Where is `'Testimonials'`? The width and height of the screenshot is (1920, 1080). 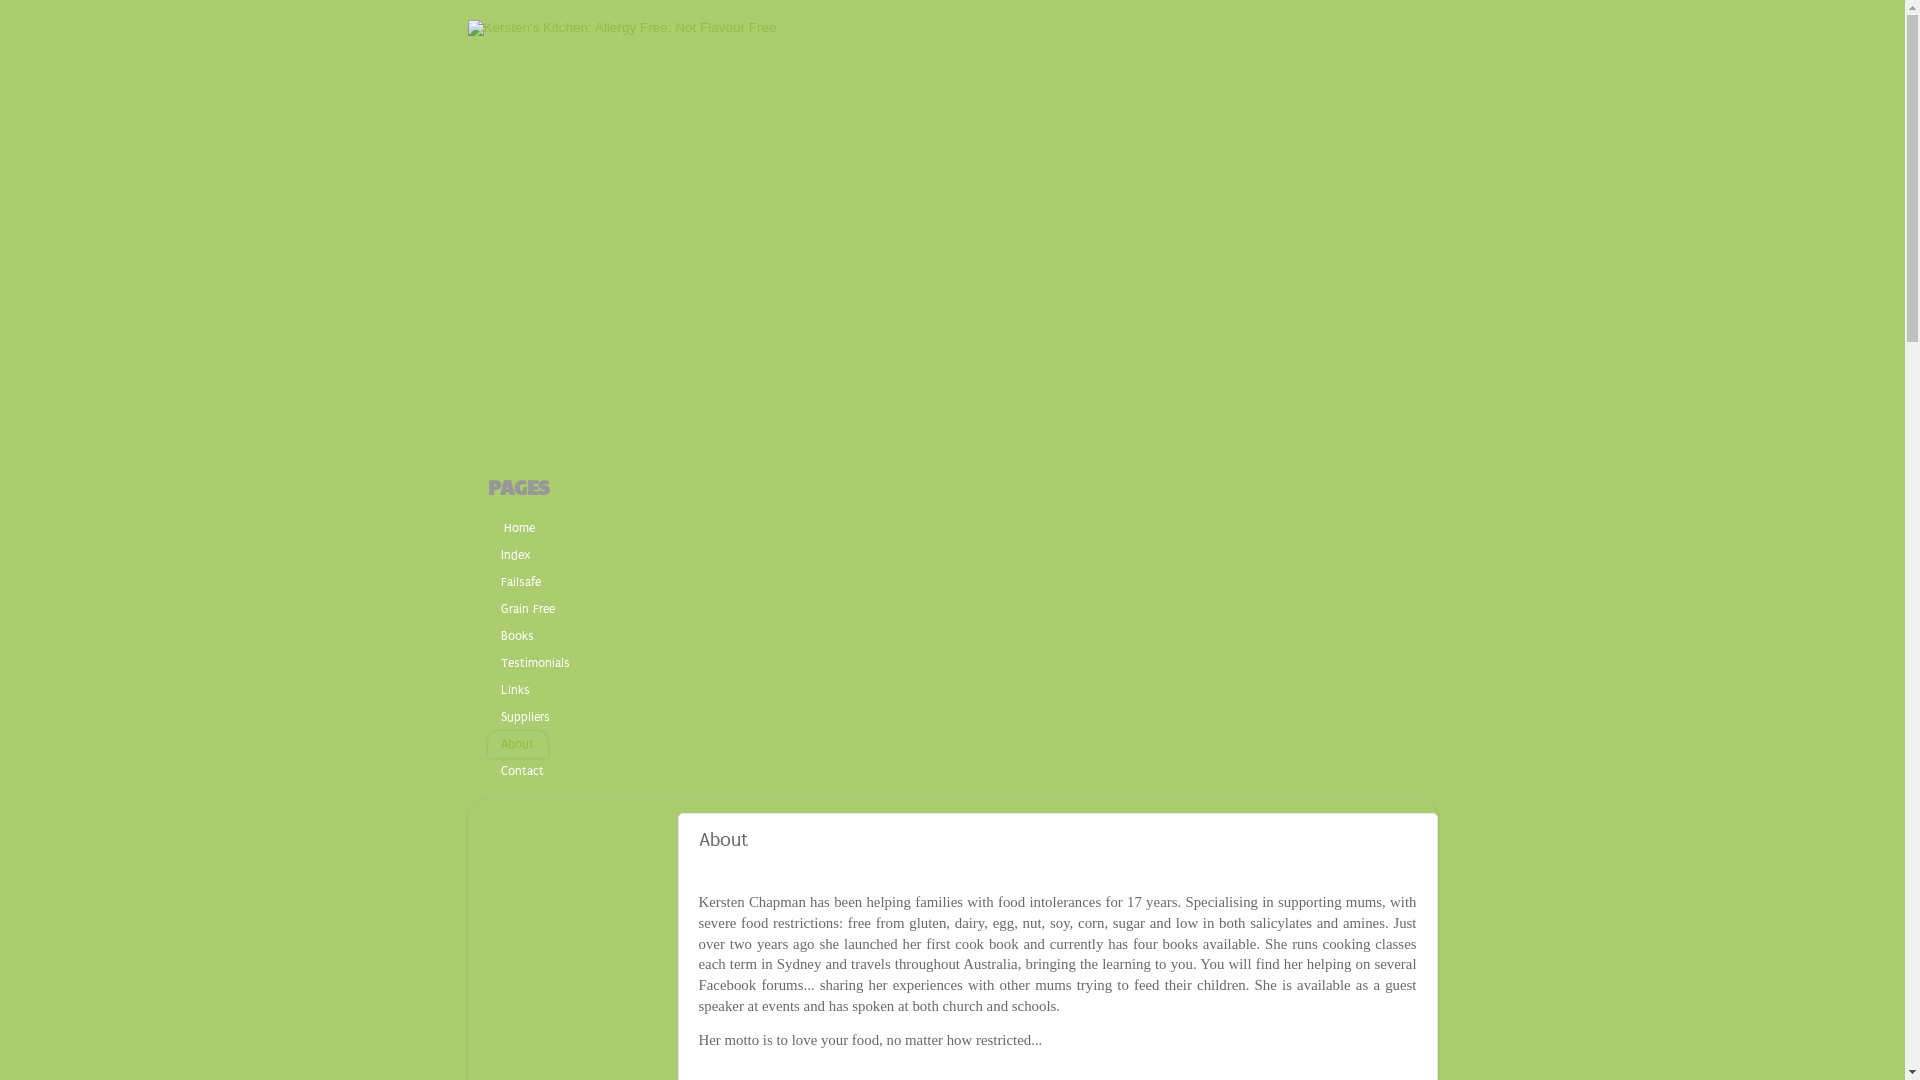
'Testimonials' is located at coordinates (536, 663).